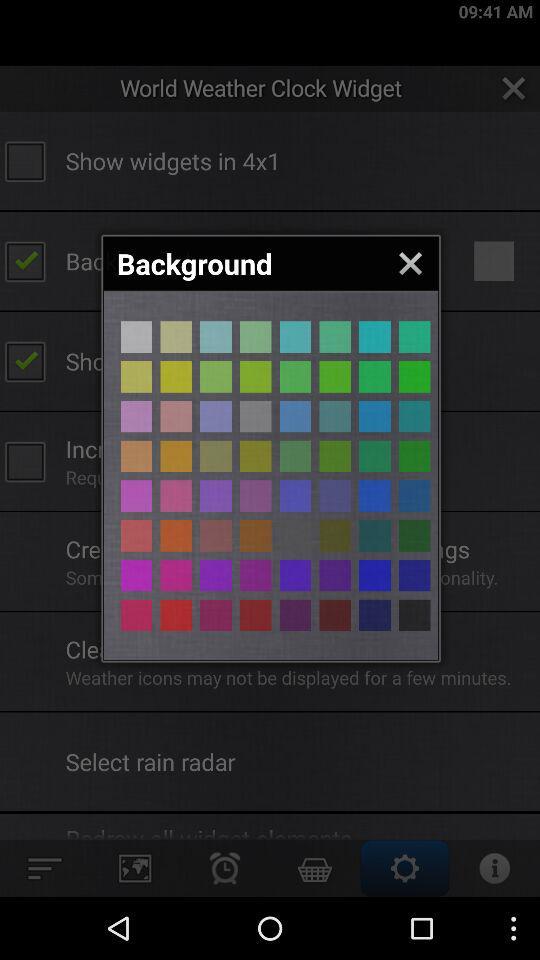 Image resolution: width=540 pixels, height=960 pixels. Describe the element at coordinates (294, 456) in the screenshot. I see `pick green background color` at that location.